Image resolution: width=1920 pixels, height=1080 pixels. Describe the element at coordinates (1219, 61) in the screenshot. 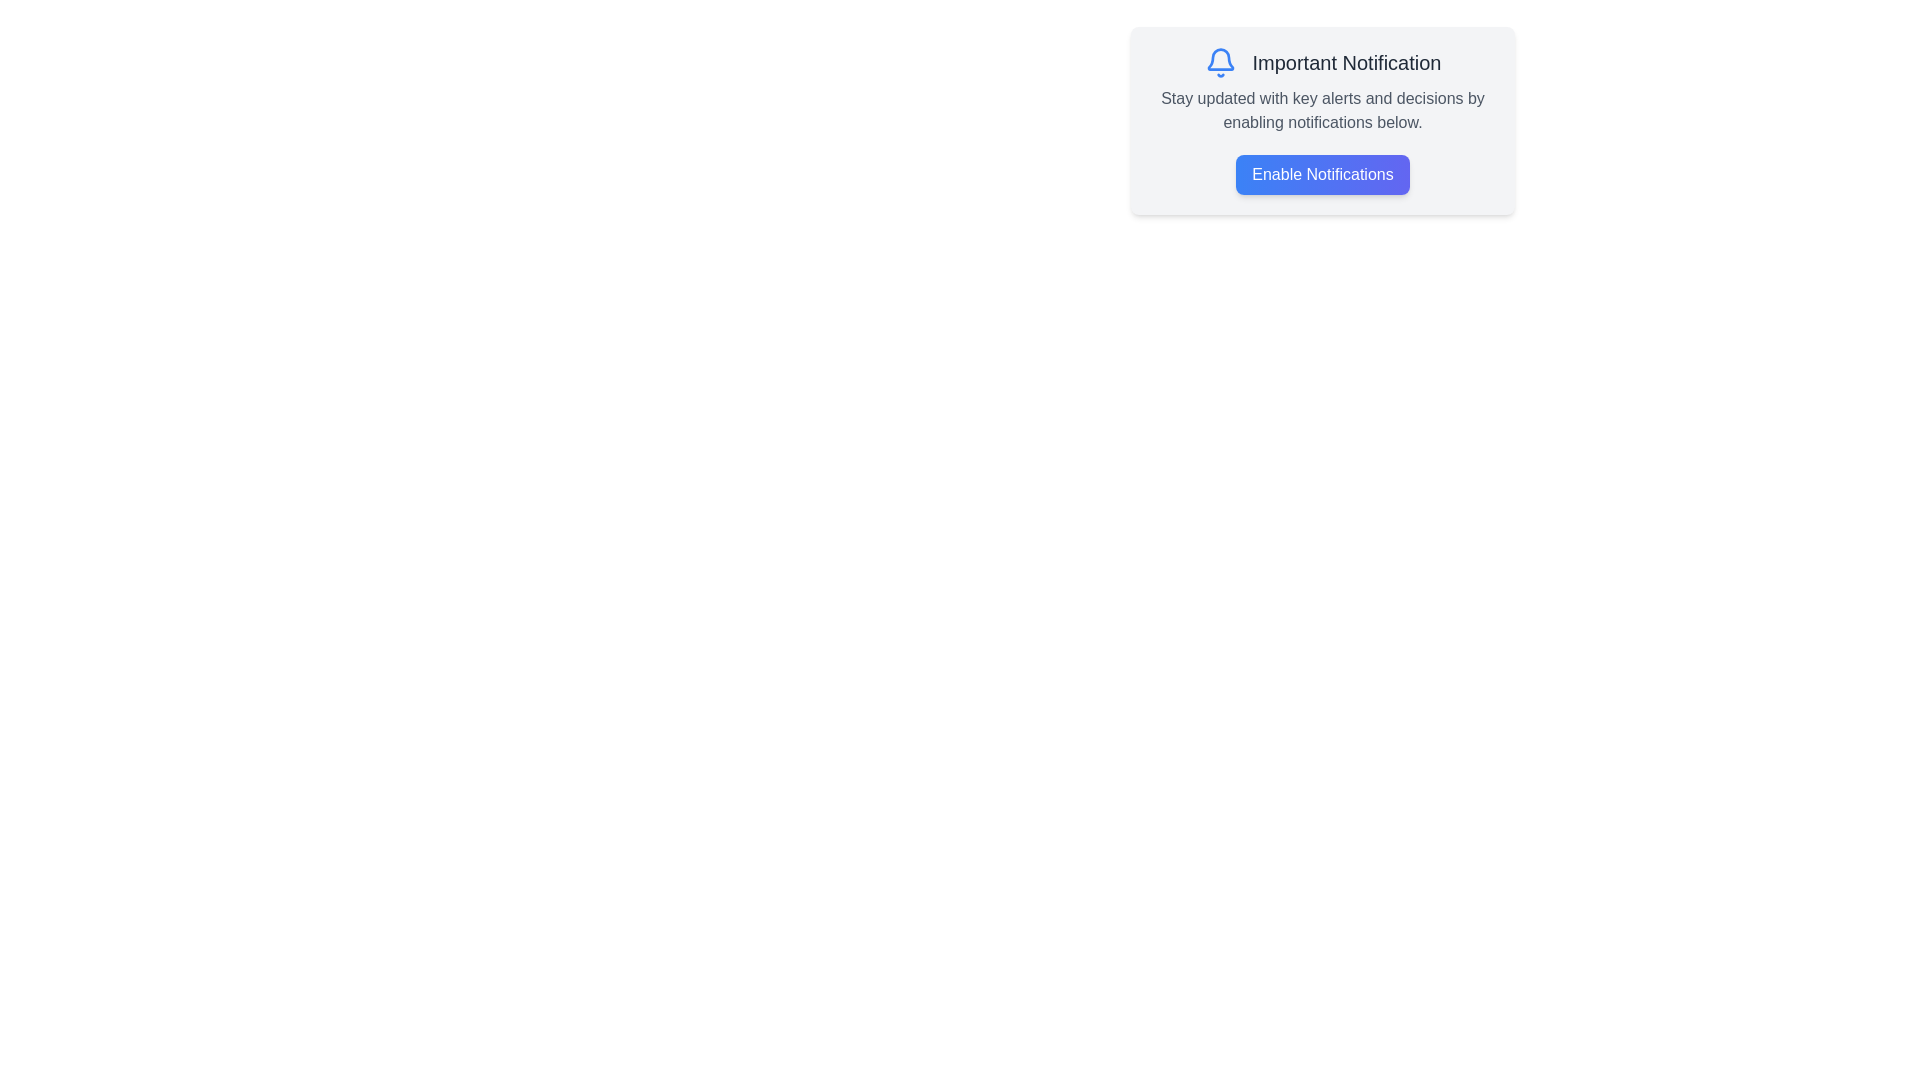

I see `the bell icon, which serves as a notification indicator and is located to the left of the 'Important Notification' text` at that location.